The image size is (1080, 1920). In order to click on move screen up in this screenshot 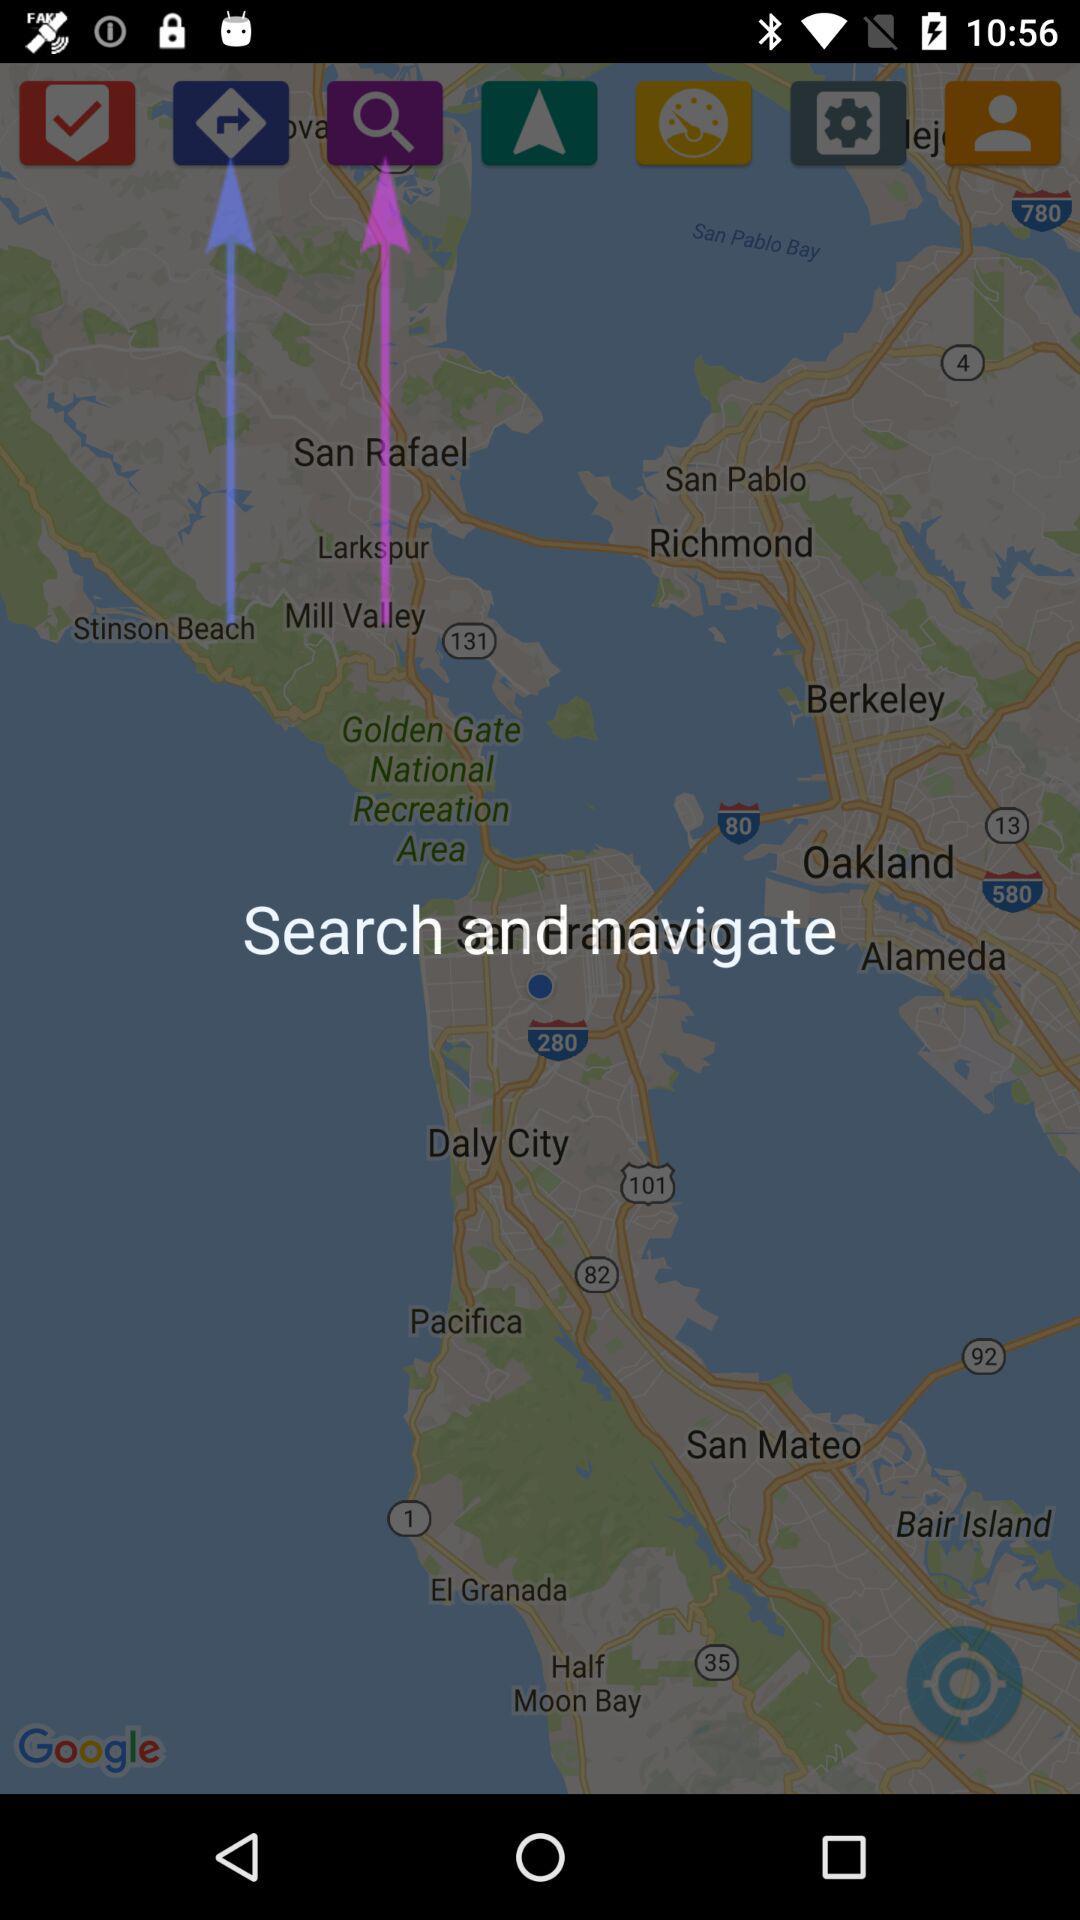, I will do `click(538, 121)`.